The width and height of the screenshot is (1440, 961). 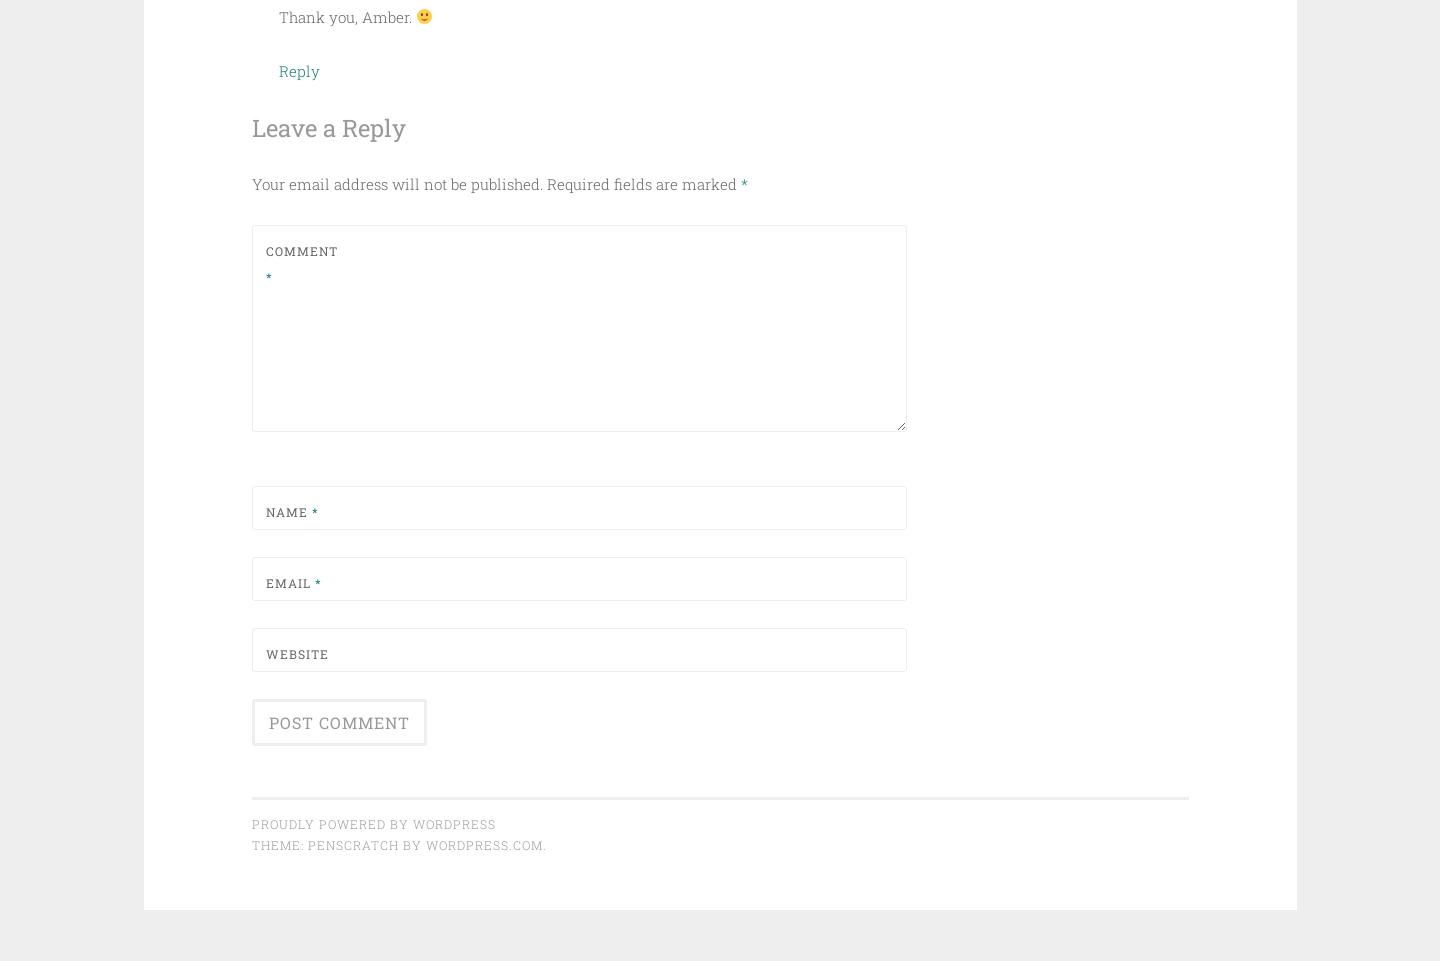 What do you see at coordinates (297, 69) in the screenshot?
I see `'Reply'` at bounding box center [297, 69].